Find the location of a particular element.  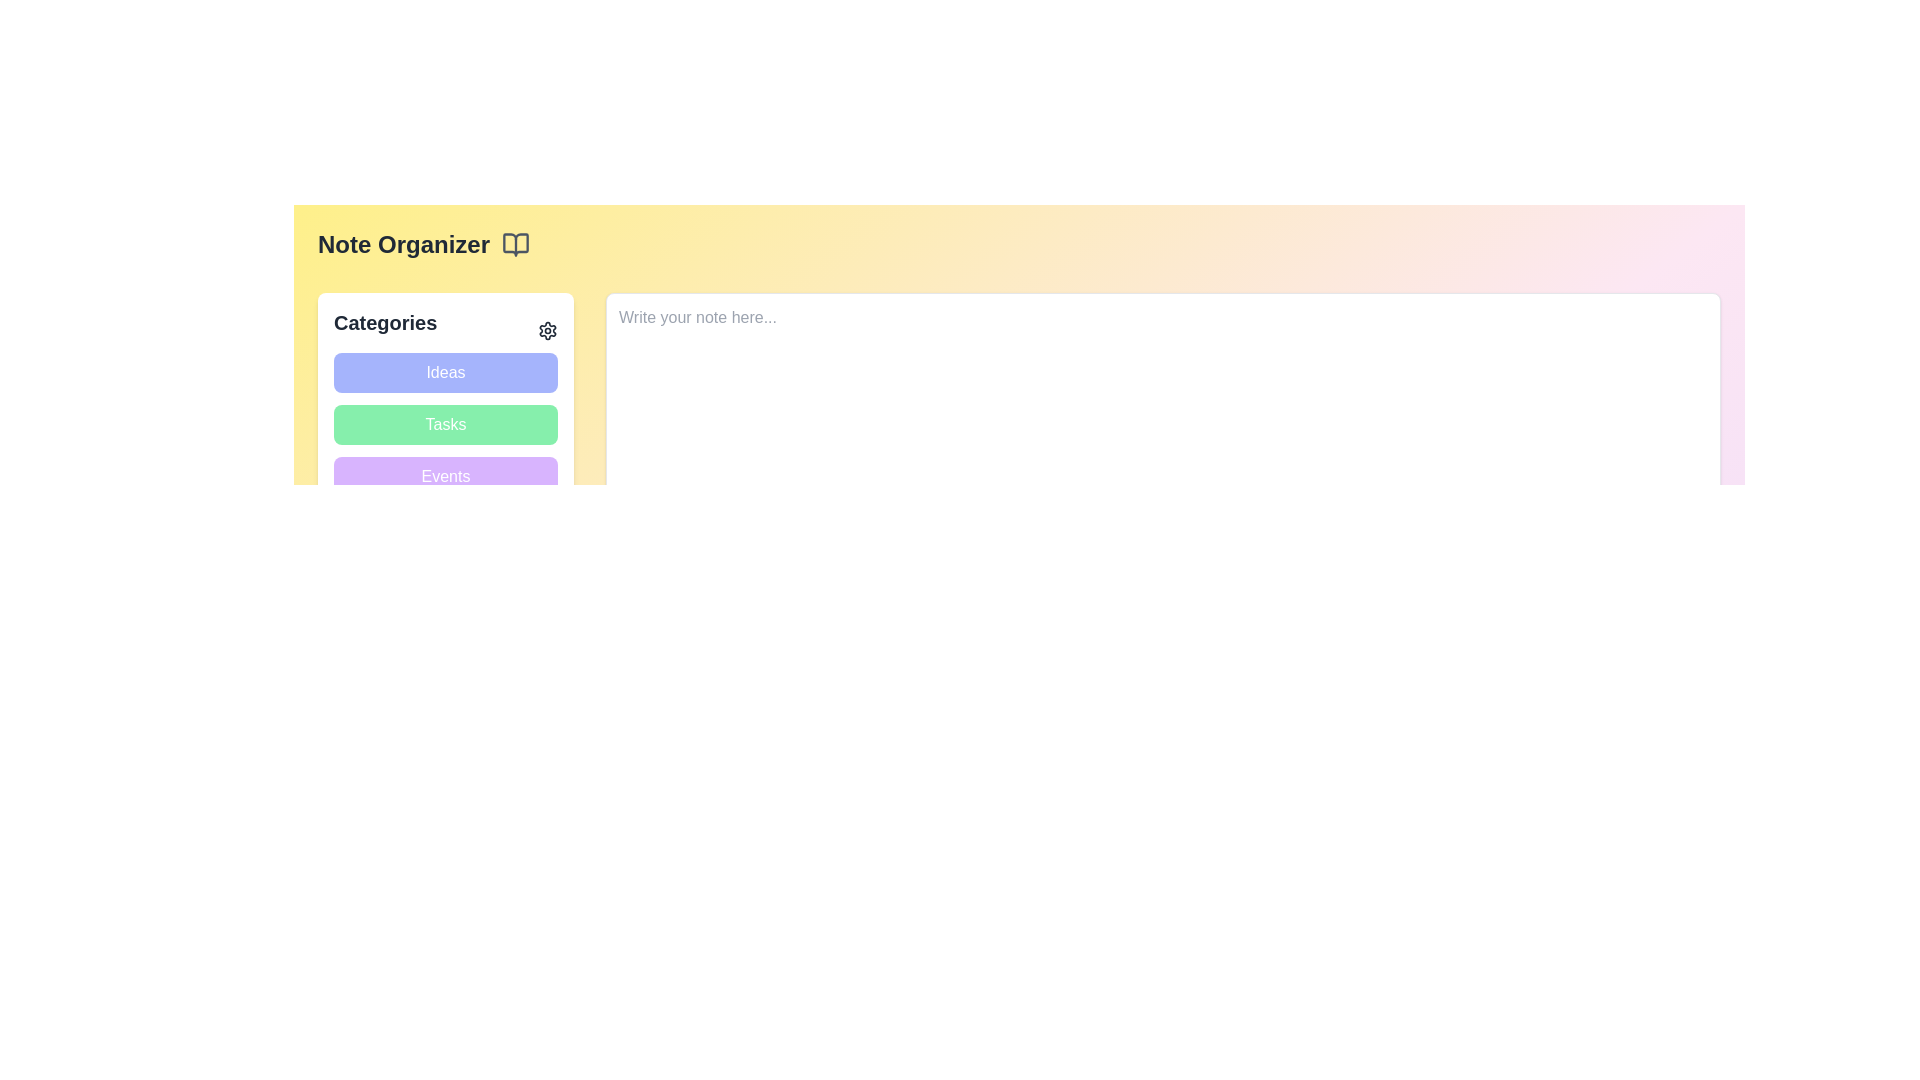

the settings icon button located at the top-right corner of the 'Categories' panel is located at coordinates (547, 330).